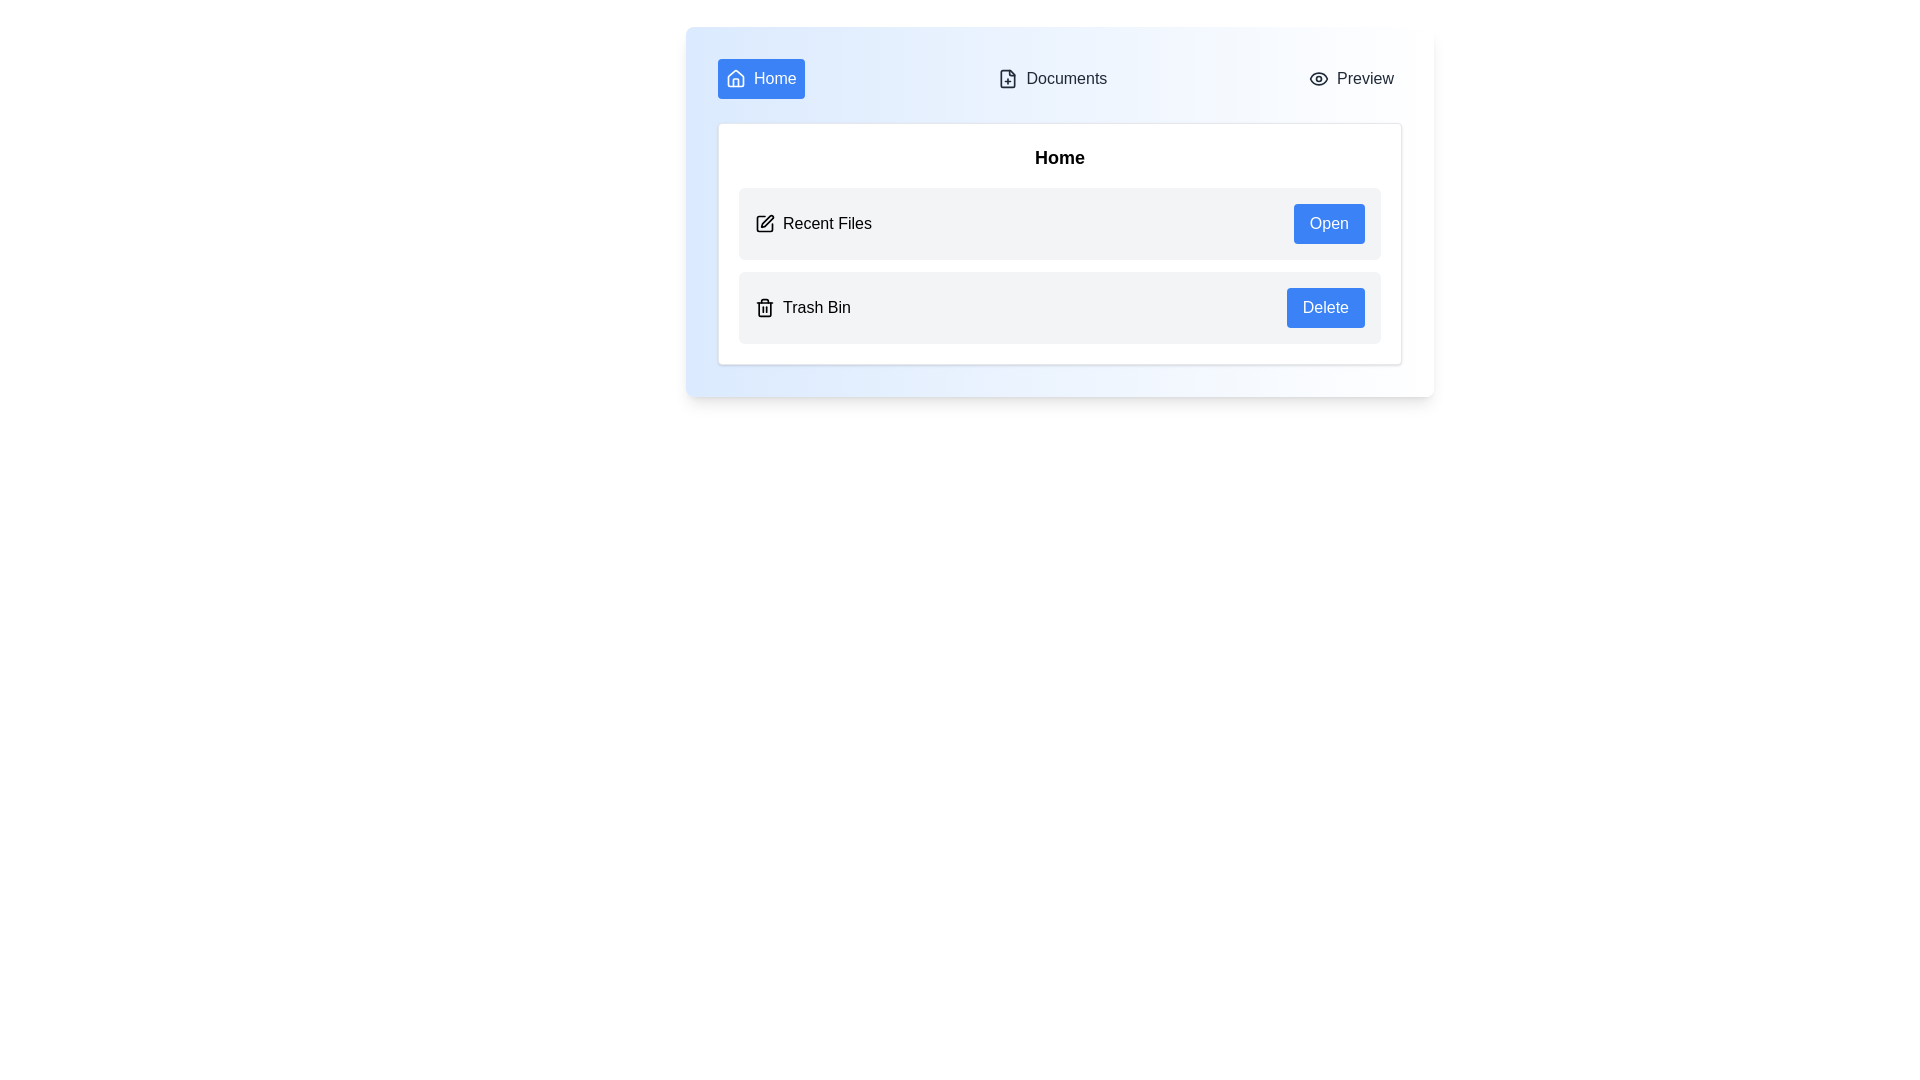 The image size is (1920, 1080). I want to click on the decorative 'Preview' icon located within the 'Preview' button in the upper-right corner of the interface, positioned to the left of the text 'Preview', so click(1319, 77).